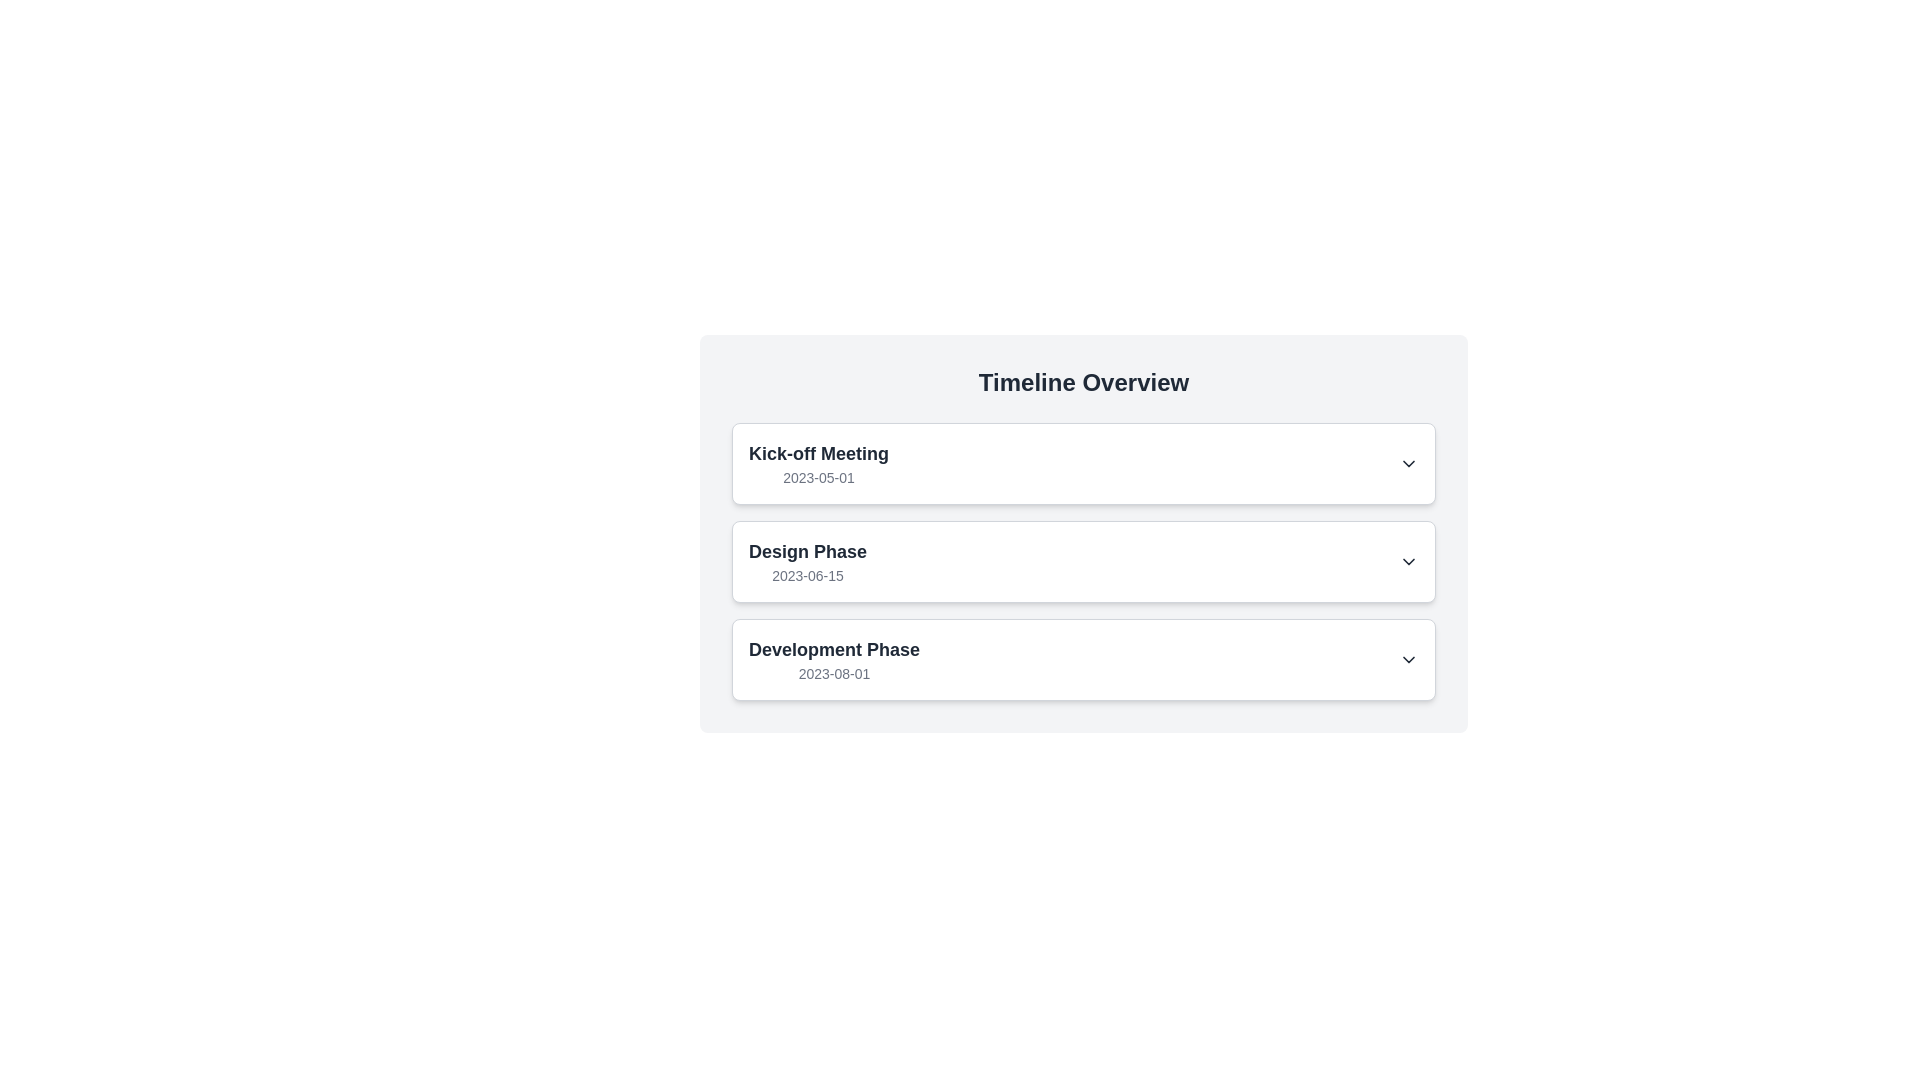 The image size is (1920, 1080). What do you see at coordinates (1083, 659) in the screenshot?
I see `the 'Development Phase' dropdown item` at bounding box center [1083, 659].